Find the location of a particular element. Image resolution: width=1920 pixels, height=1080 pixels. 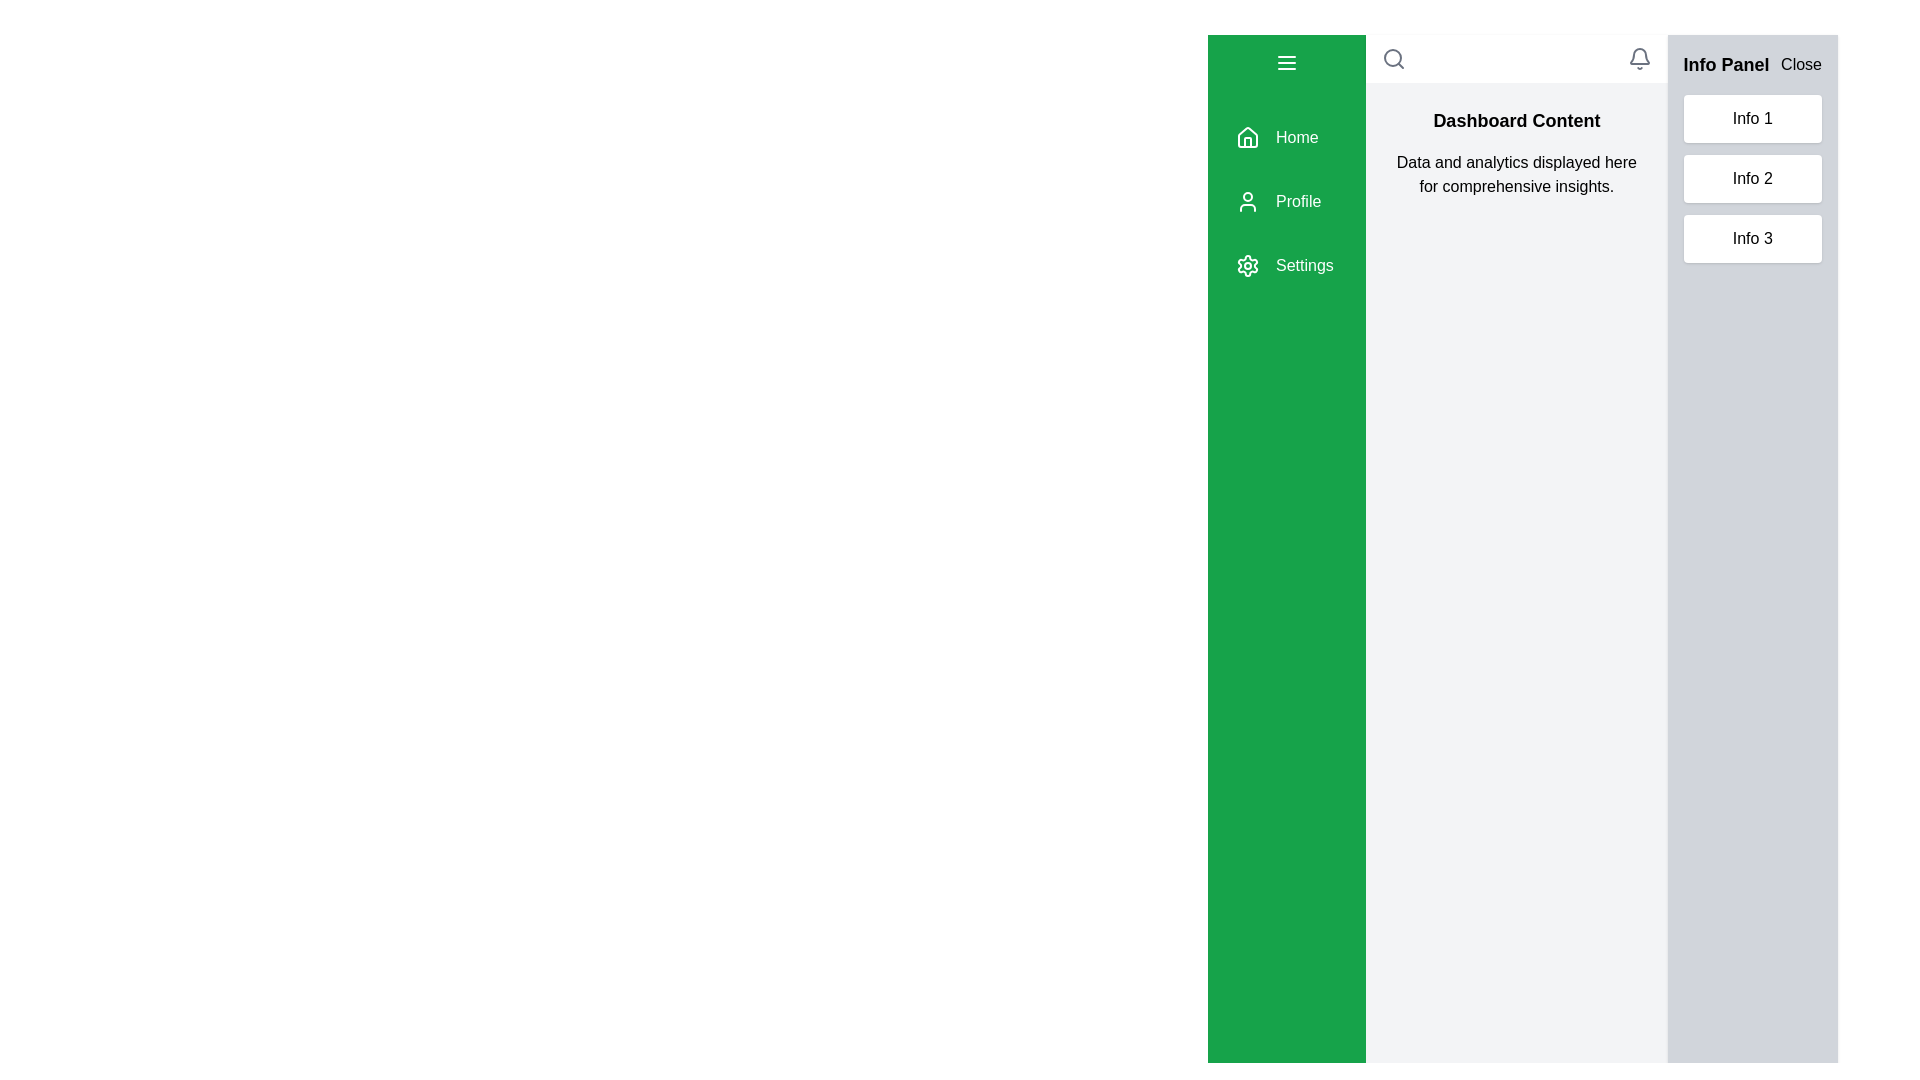

the circular SVG element representing a search icon located in the top navigation area, adjacent to the title and beside other navigation elements is located at coordinates (1392, 56).